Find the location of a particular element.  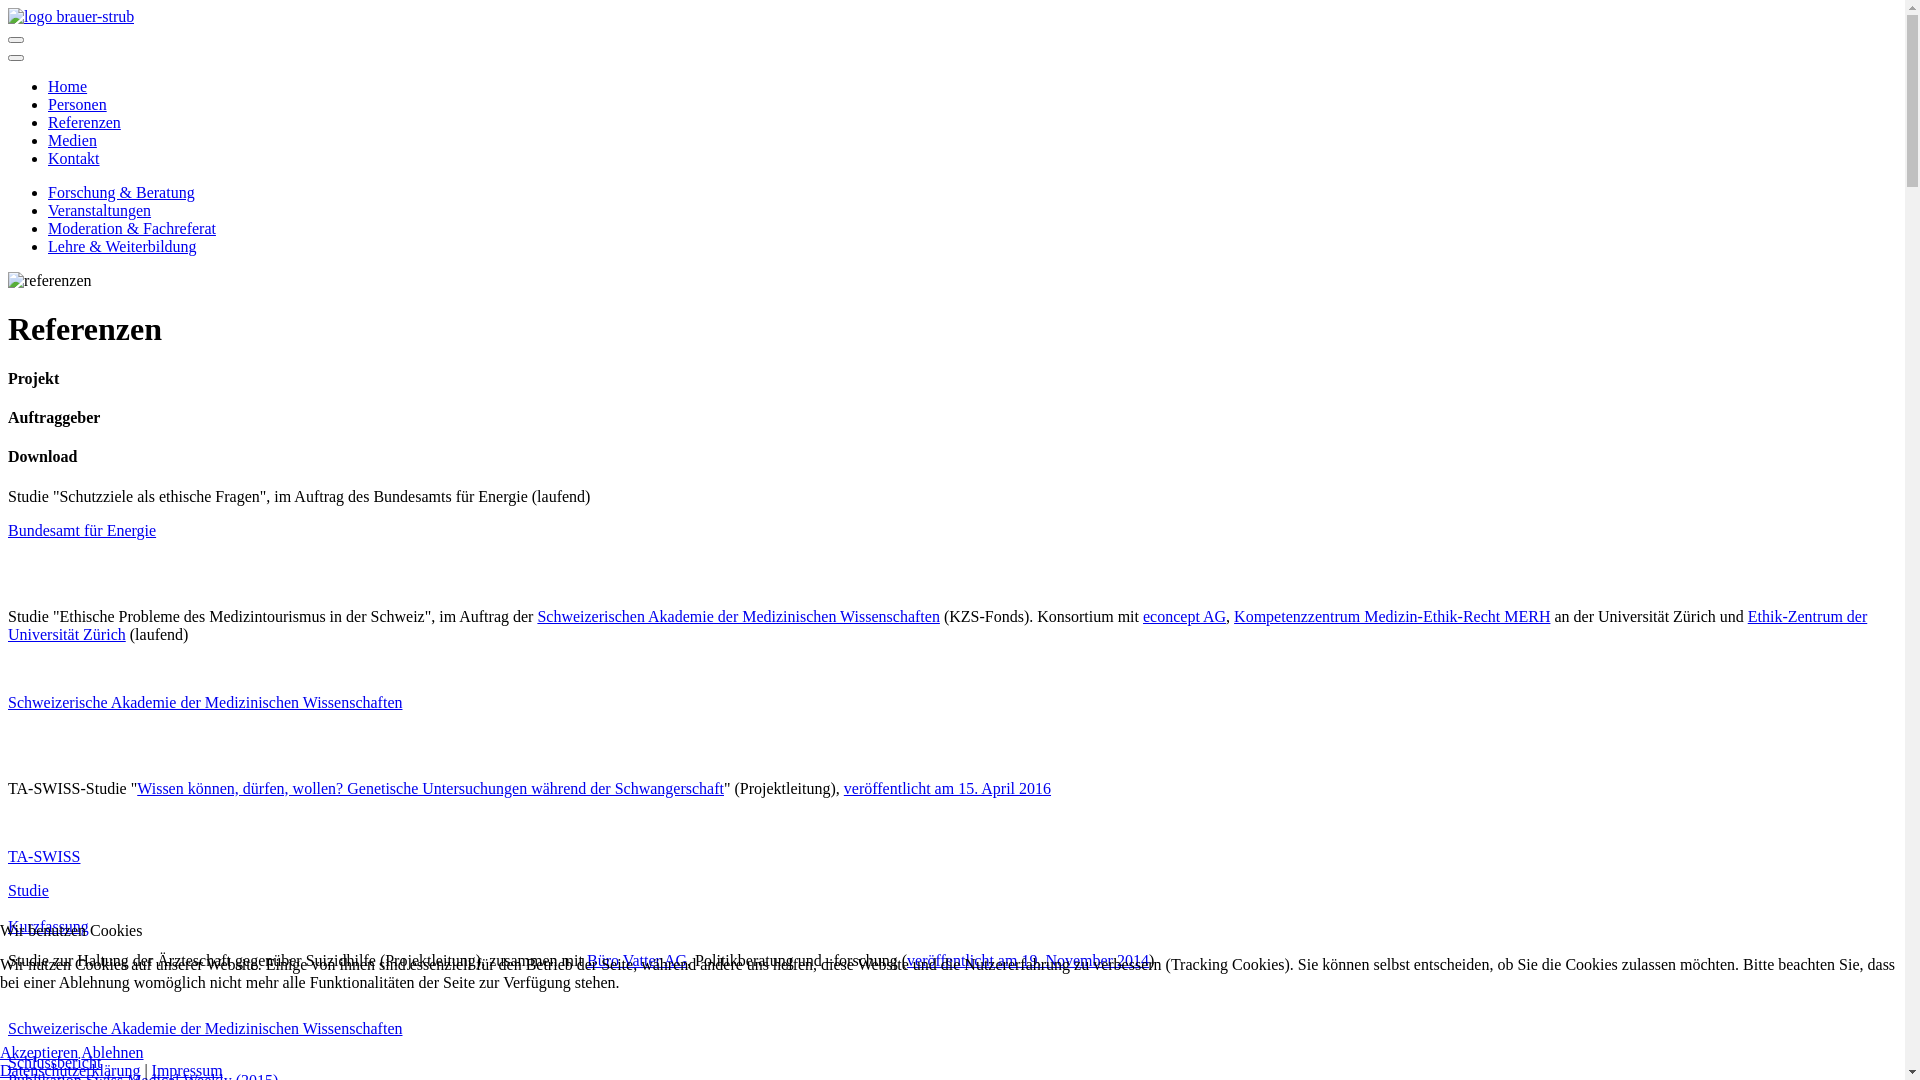

'Medien' is located at coordinates (72, 139).